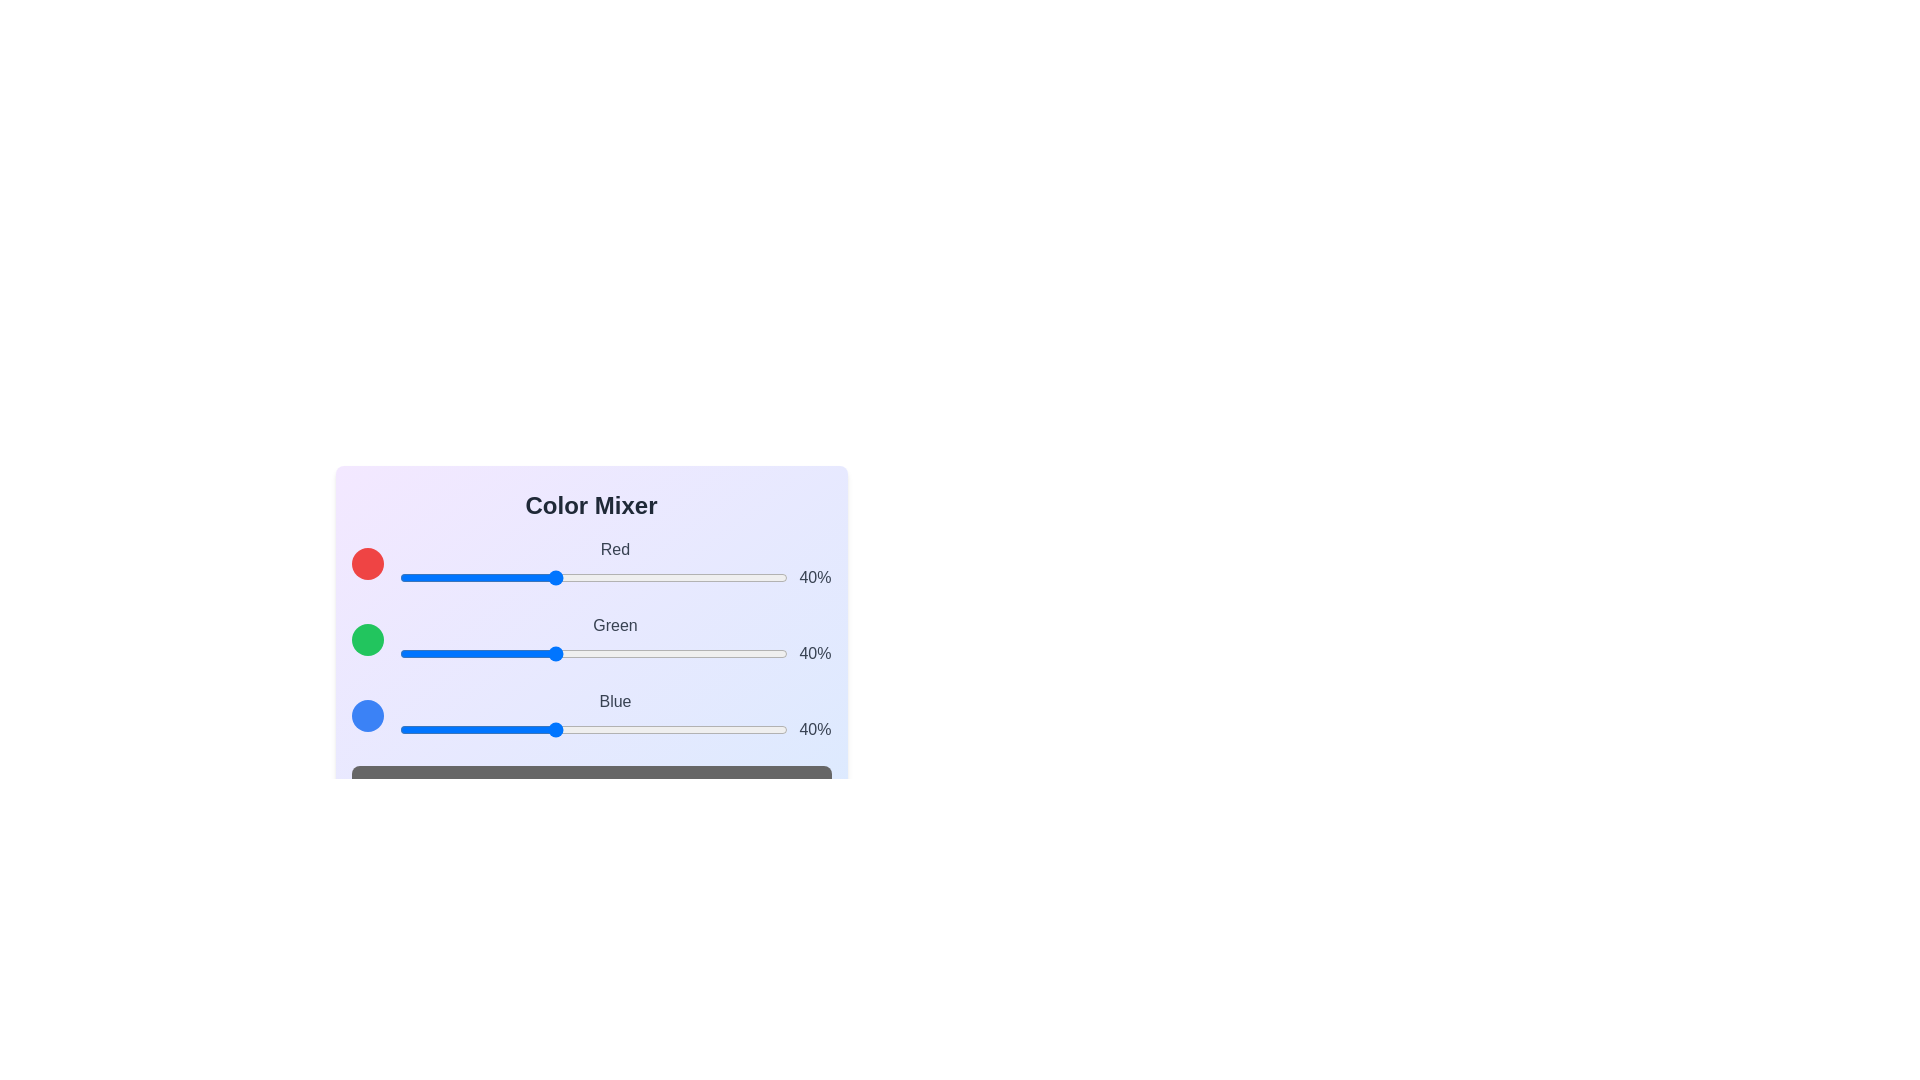  I want to click on the blue slider to 18% and observe the mixed color display, so click(468, 729).